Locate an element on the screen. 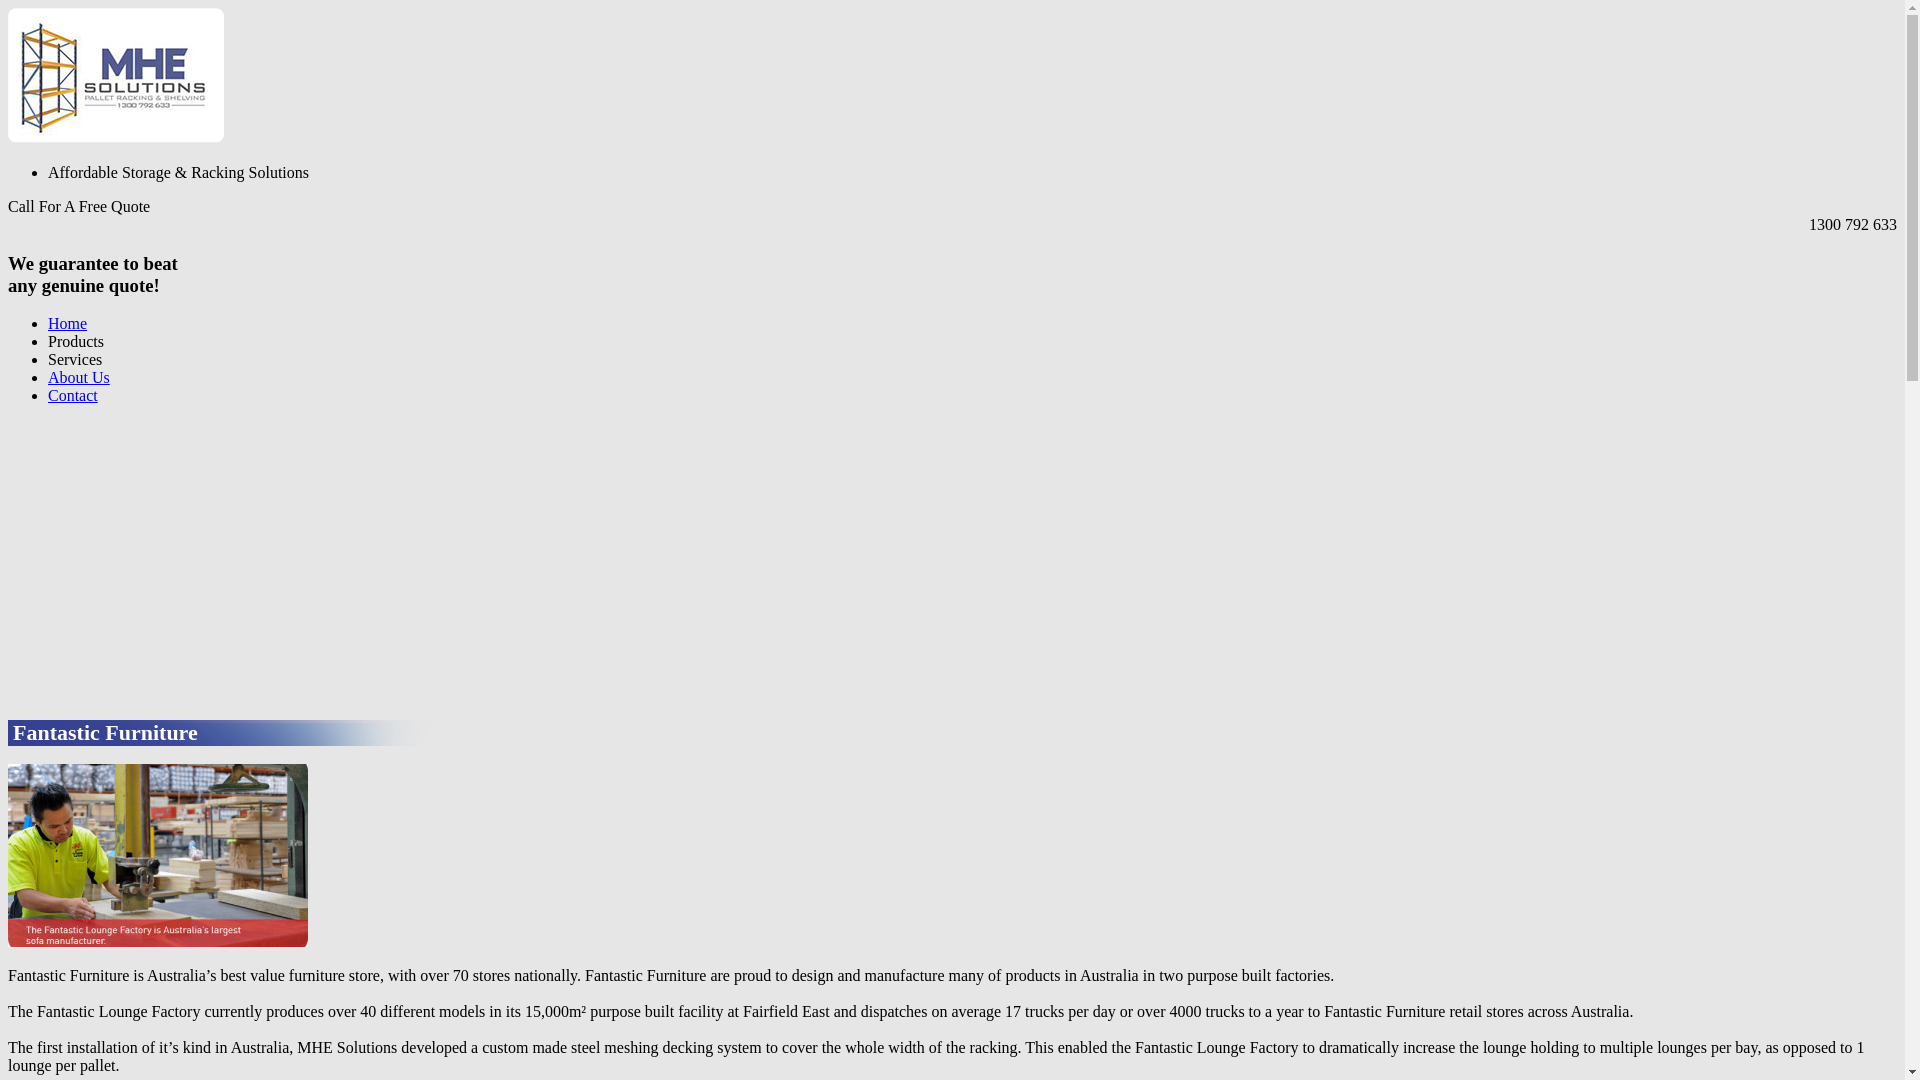 The height and width of the screenshot is (1080, 1920). 'About Us' is located at coordinates (78, 377).